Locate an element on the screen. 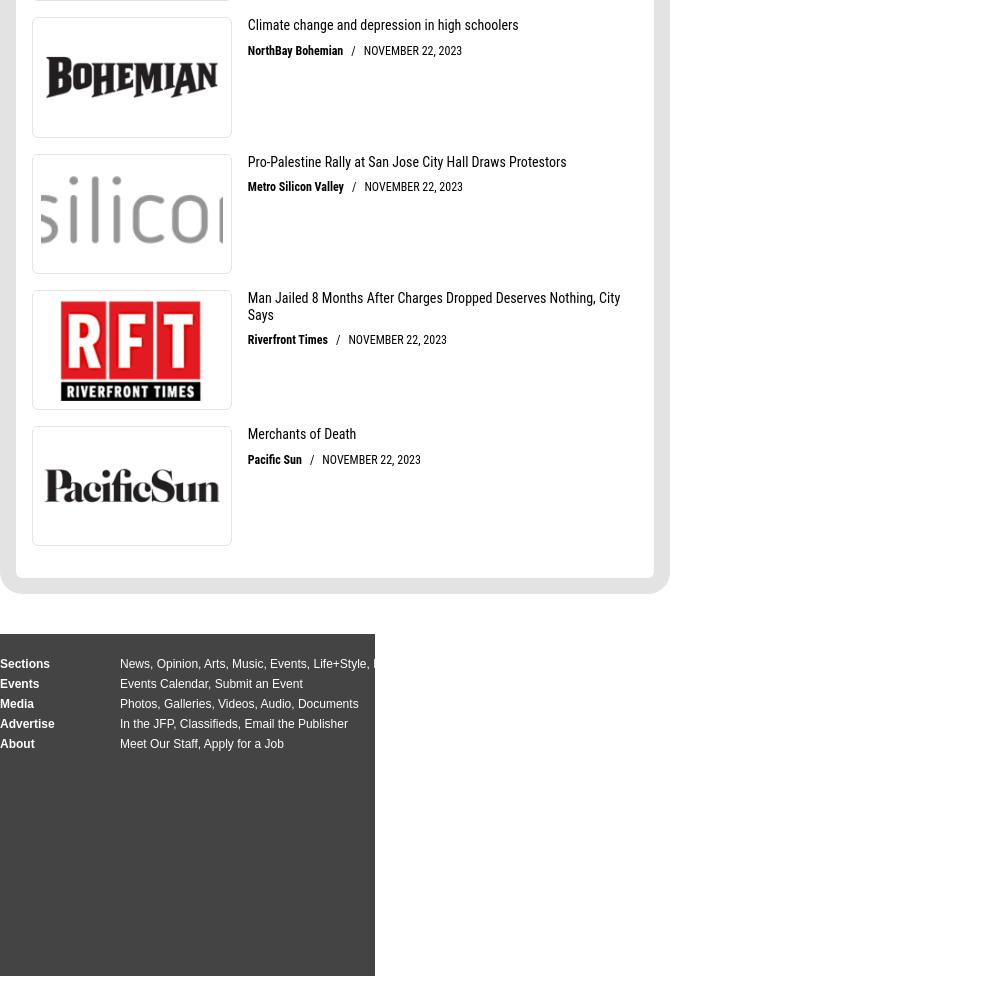  'fax: 601-510-9019' is located at coordinates (786, 724).